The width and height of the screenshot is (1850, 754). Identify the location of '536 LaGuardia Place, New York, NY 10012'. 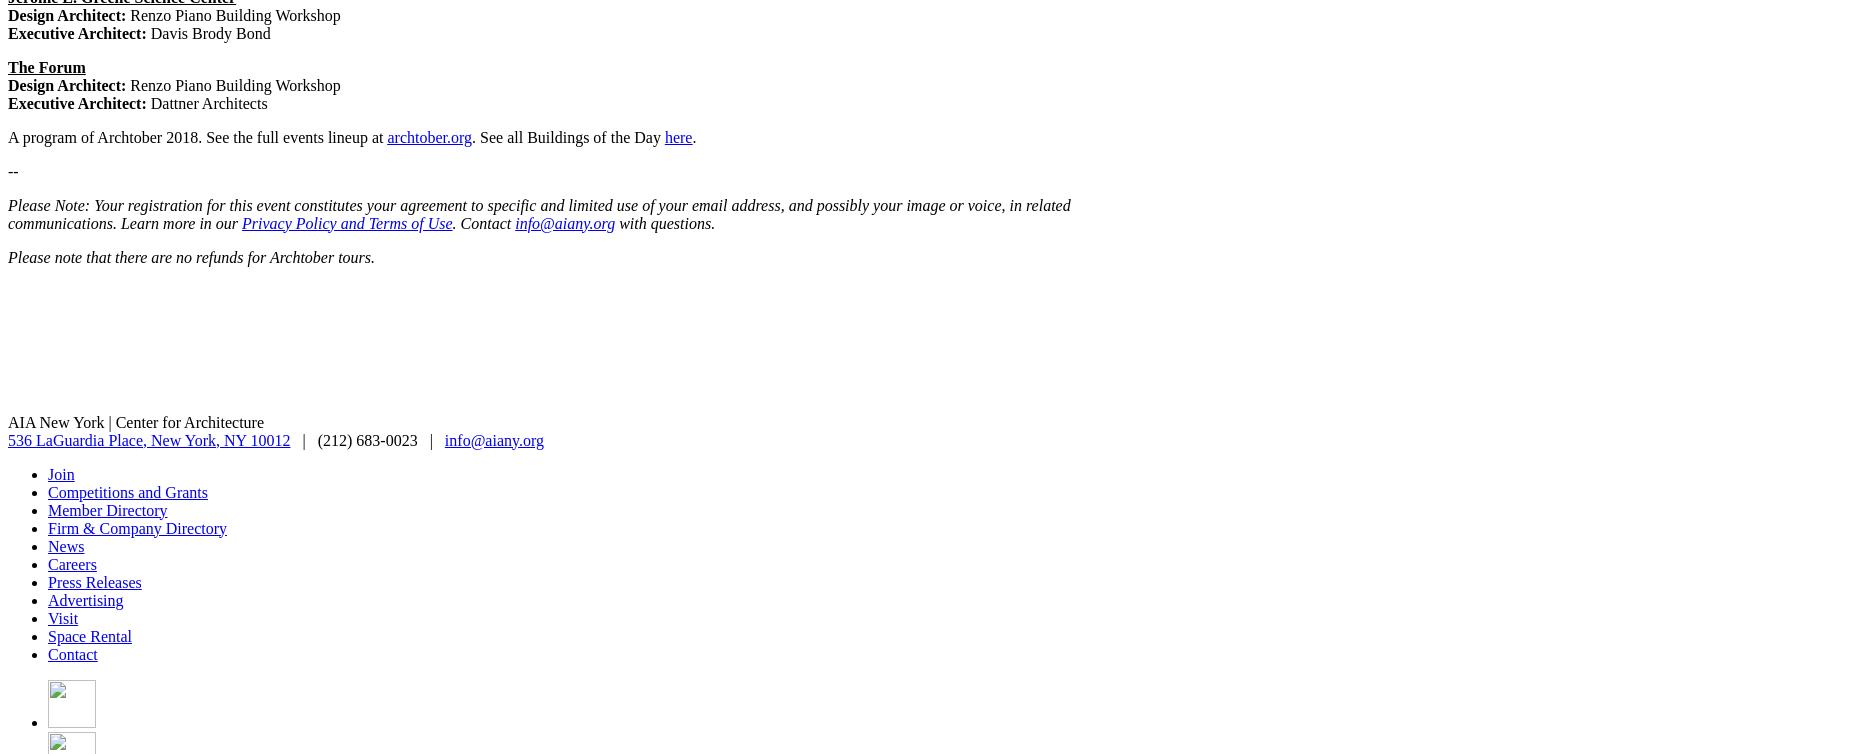
(147, 439).